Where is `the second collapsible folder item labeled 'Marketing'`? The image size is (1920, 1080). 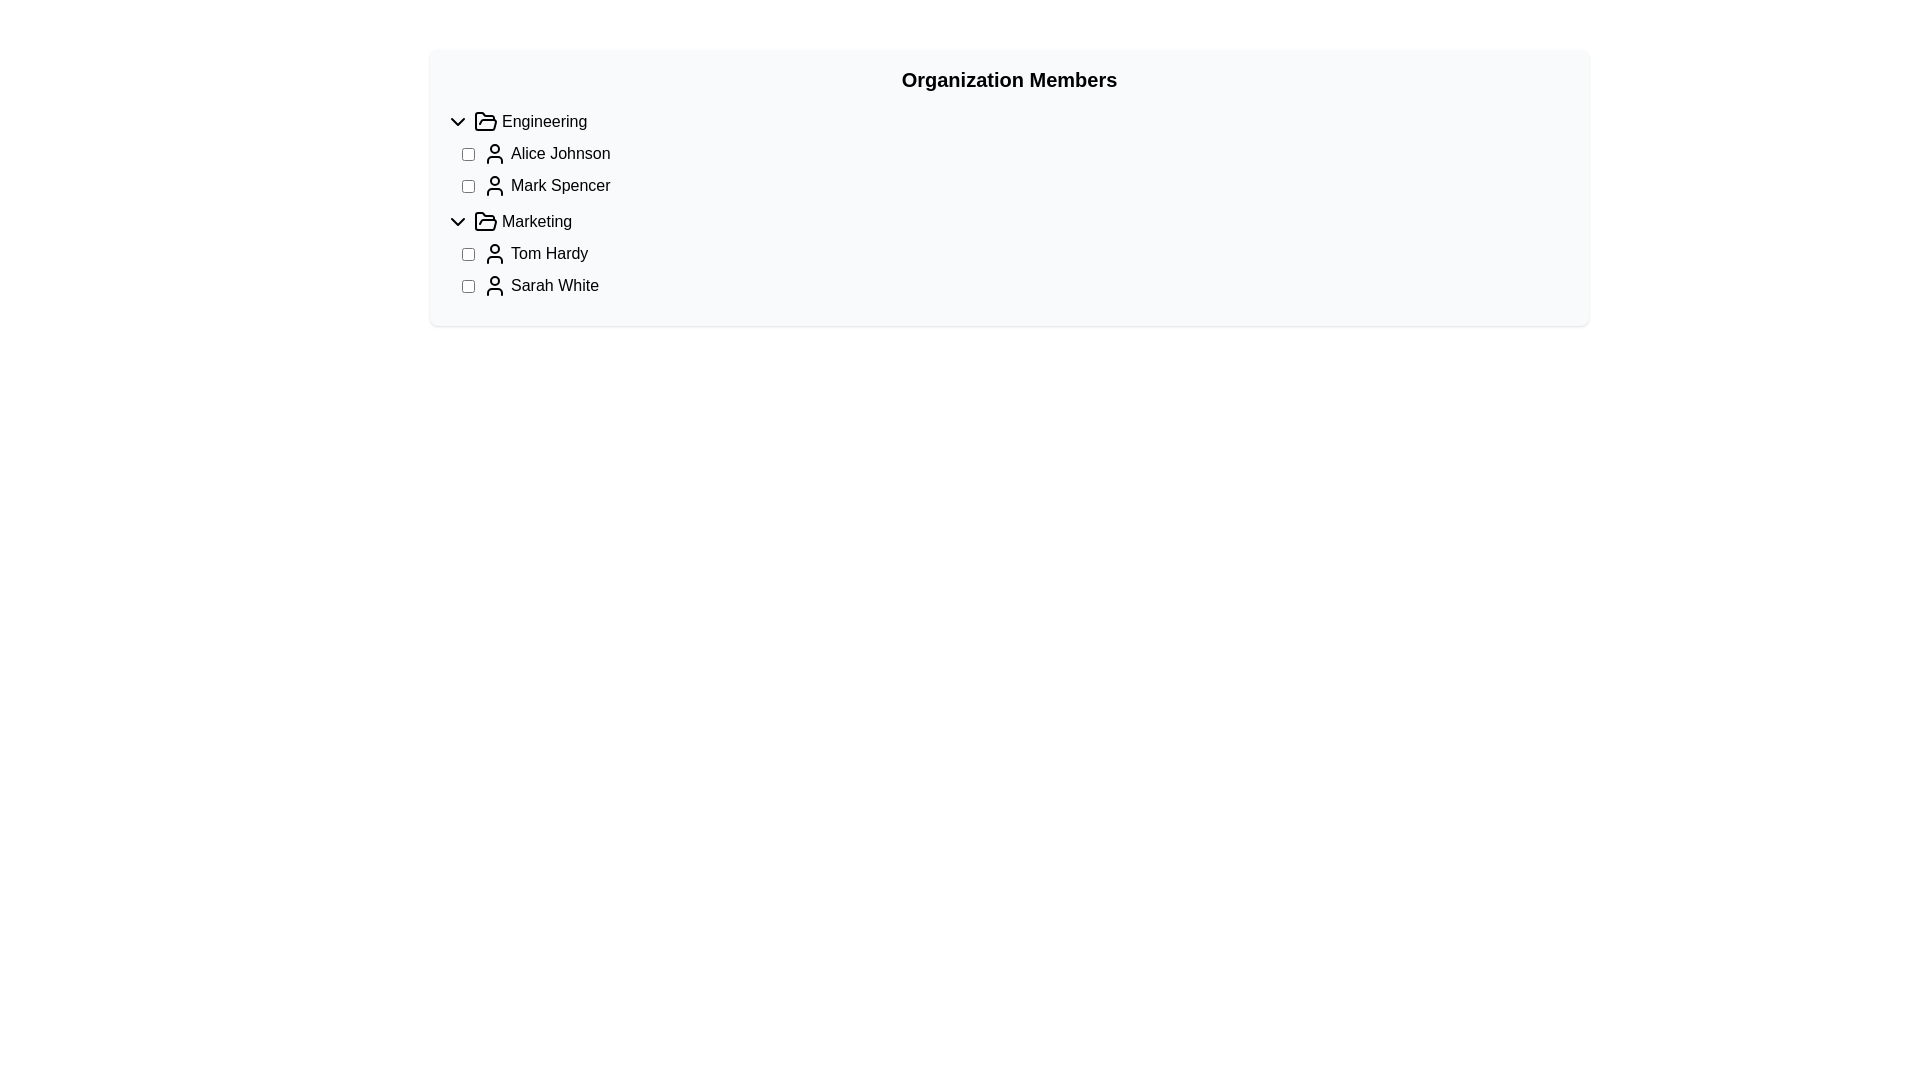
the second collapsible folder item labeled 'Marketing' is located at coordinates (523, 222).